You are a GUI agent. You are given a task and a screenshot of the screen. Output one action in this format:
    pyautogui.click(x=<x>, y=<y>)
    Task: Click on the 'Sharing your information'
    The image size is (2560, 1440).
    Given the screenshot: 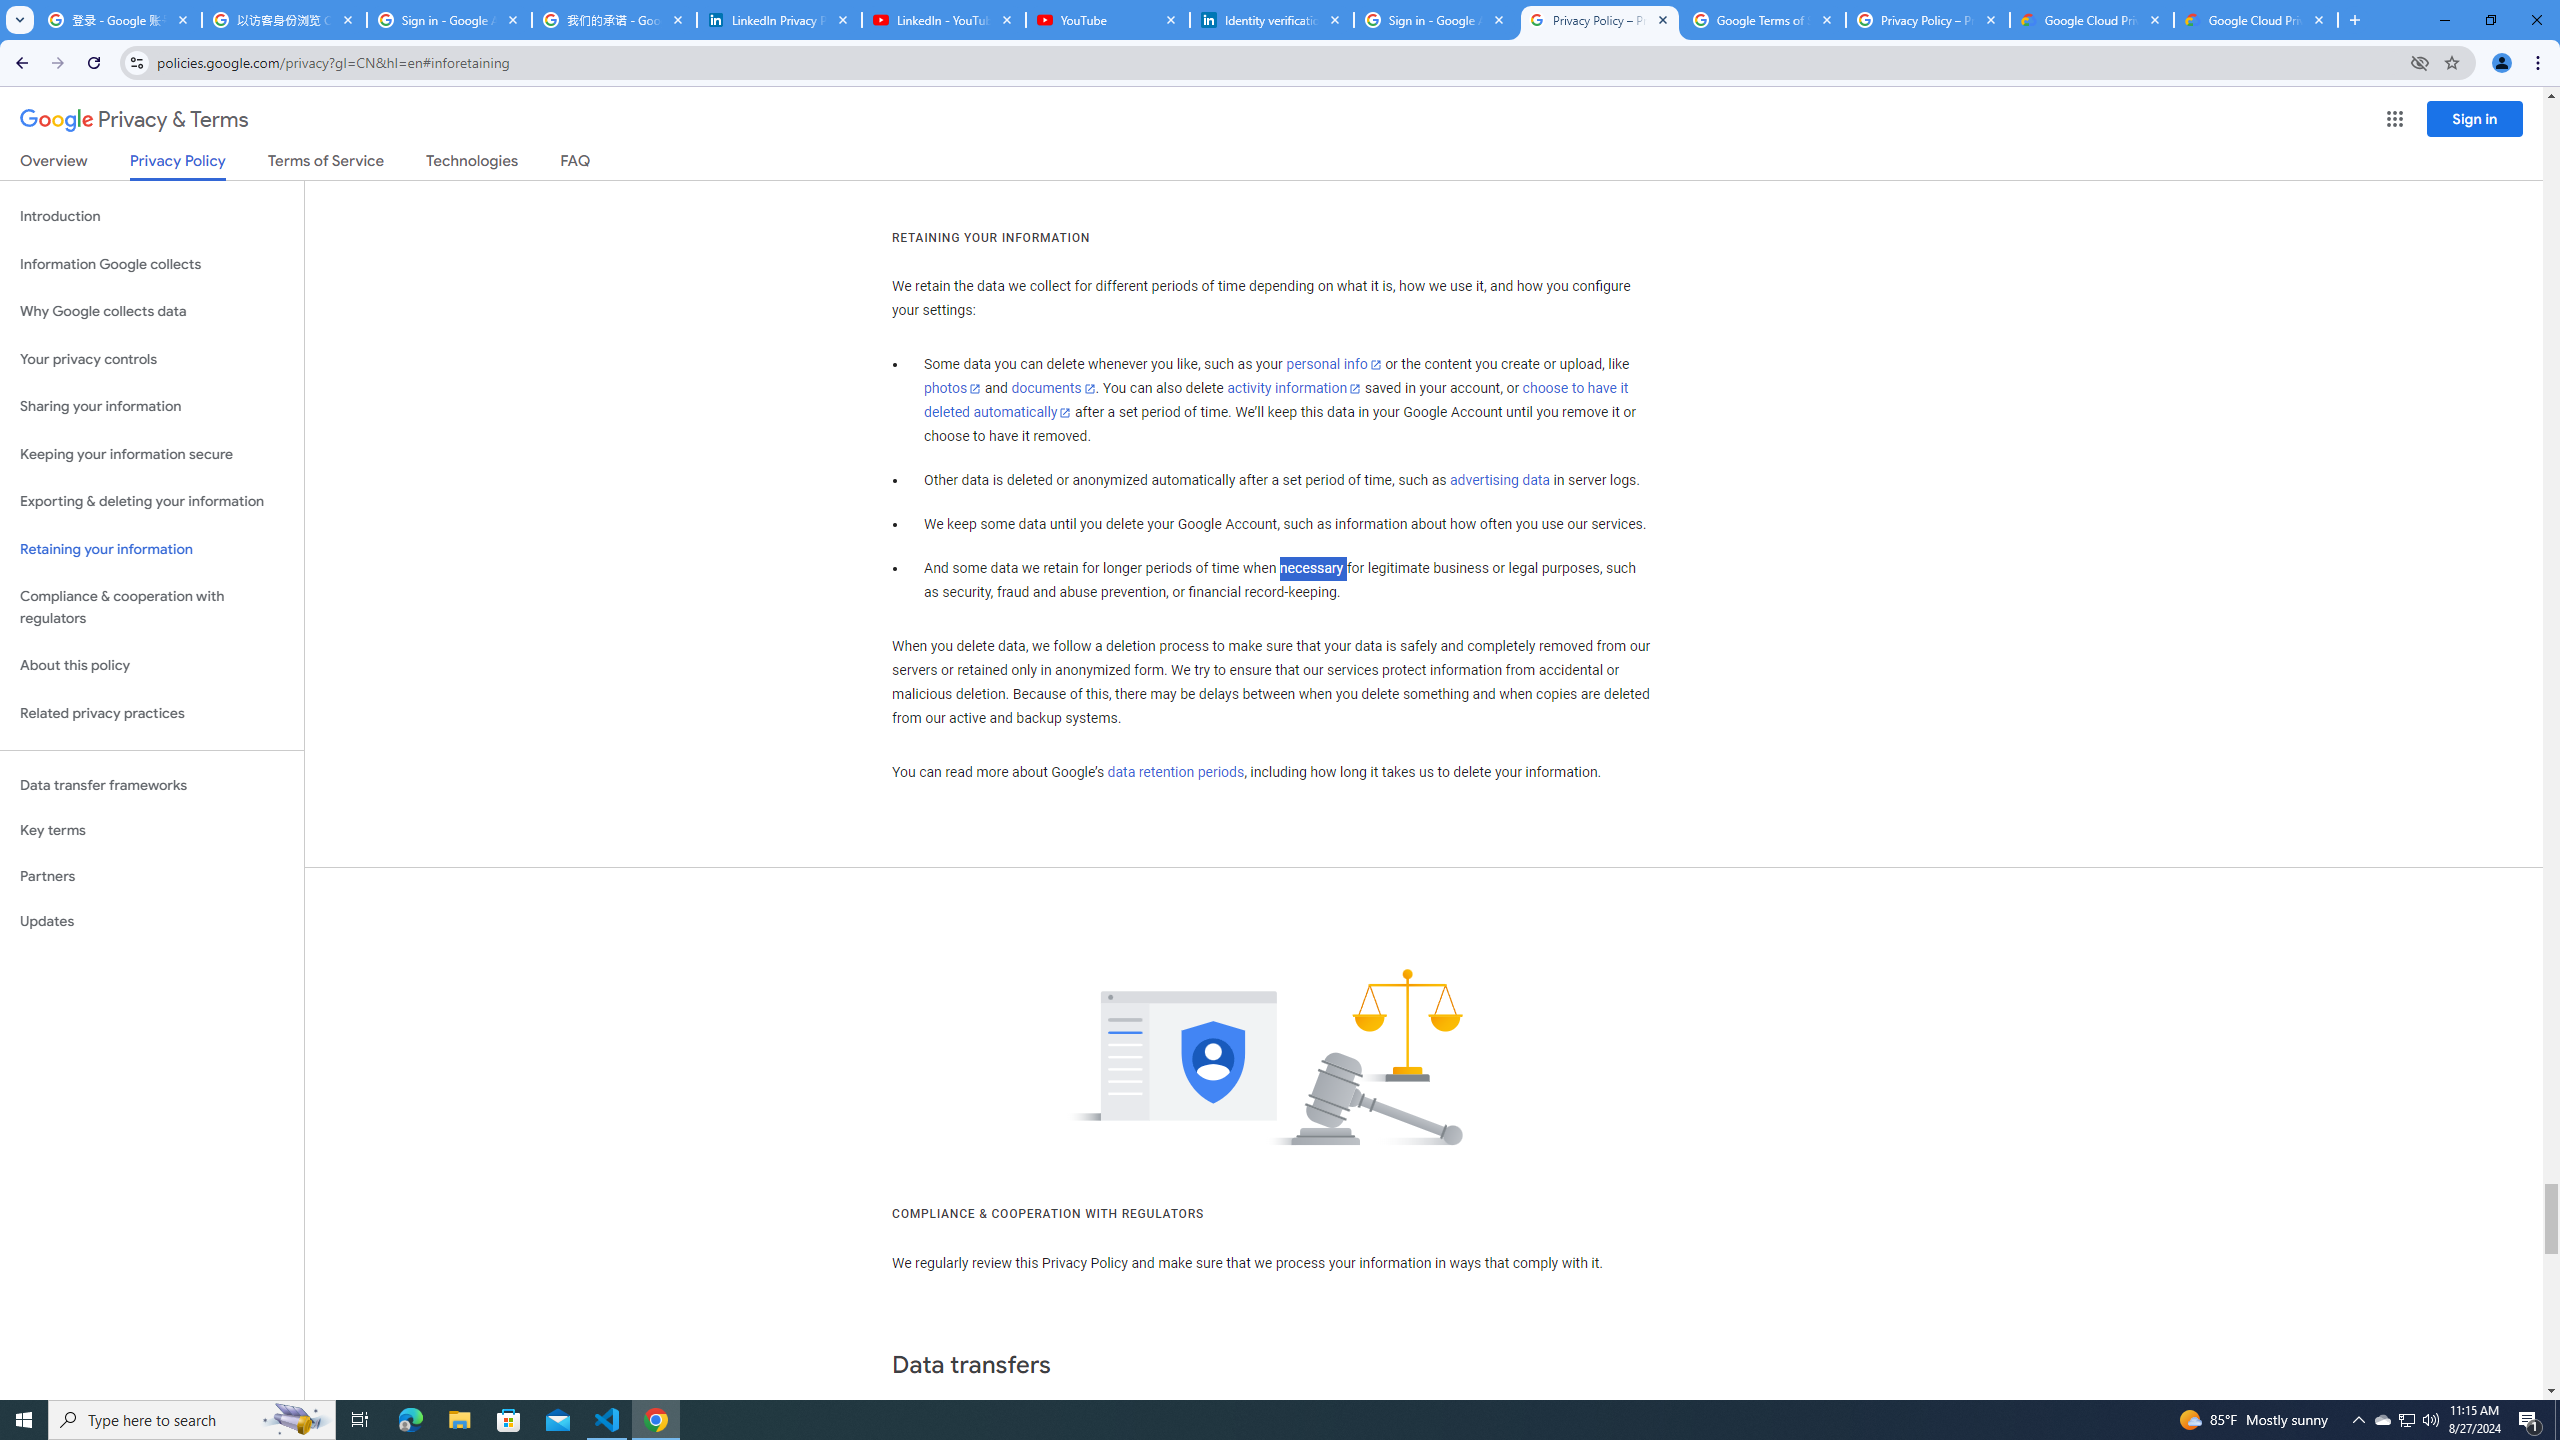 What is the action you would take?
    pyautogui.click(x=151, y=405)
    